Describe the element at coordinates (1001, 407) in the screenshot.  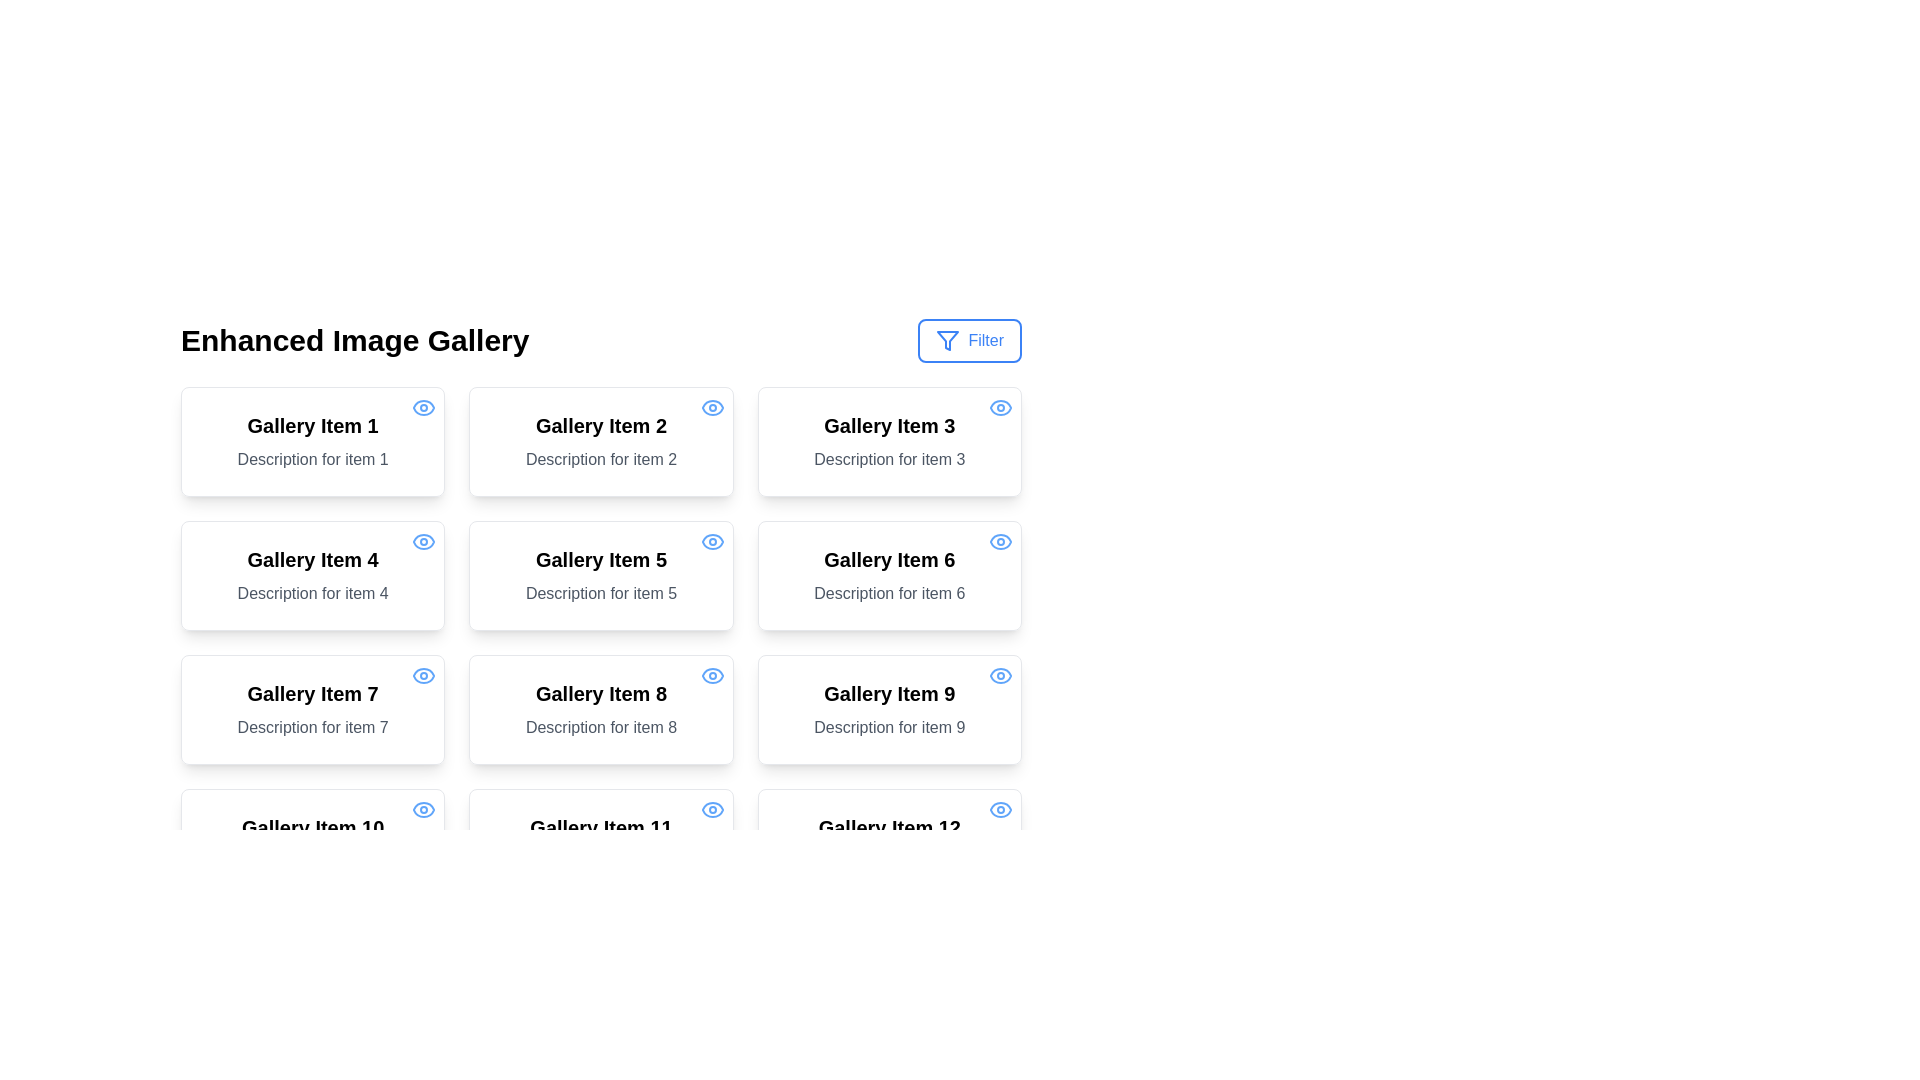
I see `the blue eye icon located at the top-right corner of the 'Gallery Item 3' card` at that location.